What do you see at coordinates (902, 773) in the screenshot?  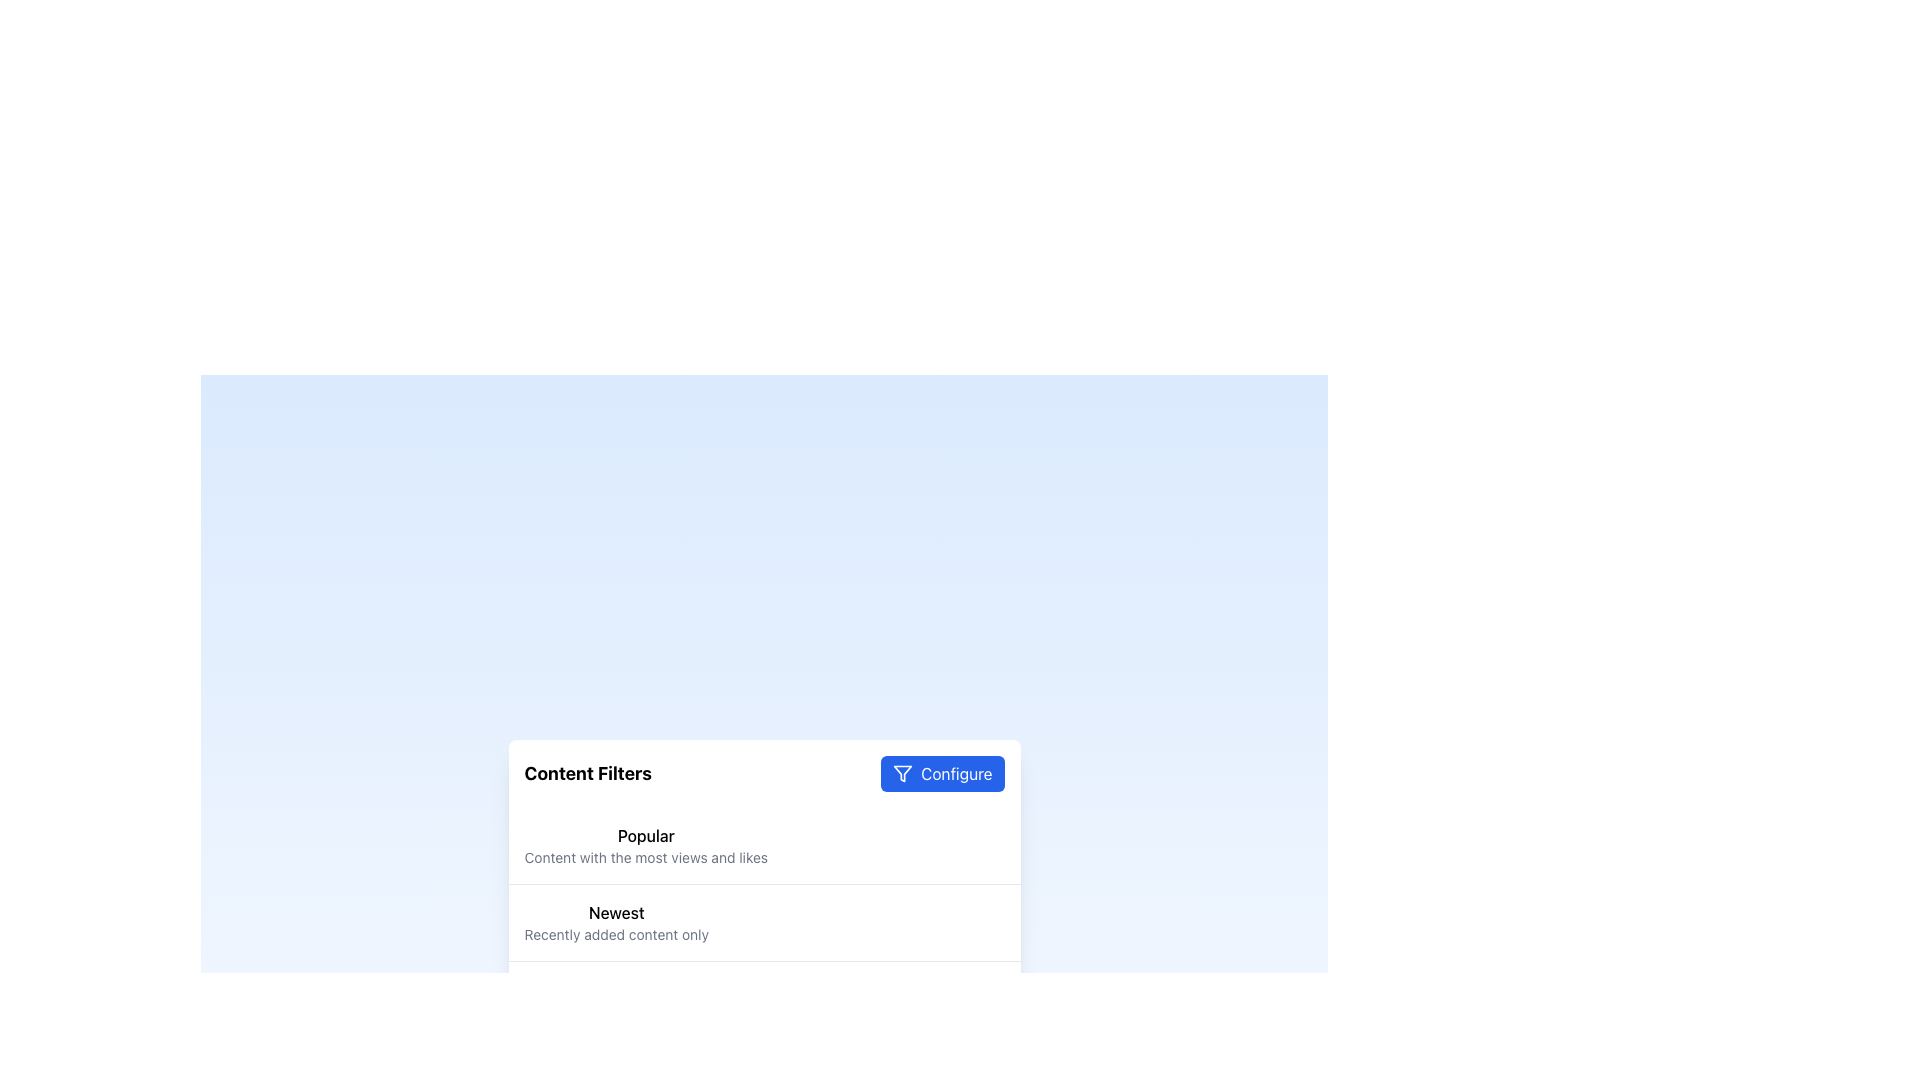 I see `the filter icon located within the 'Configure' button in the upper-right corner of the 'Content Filters' card` at bounding box center [902, 773].